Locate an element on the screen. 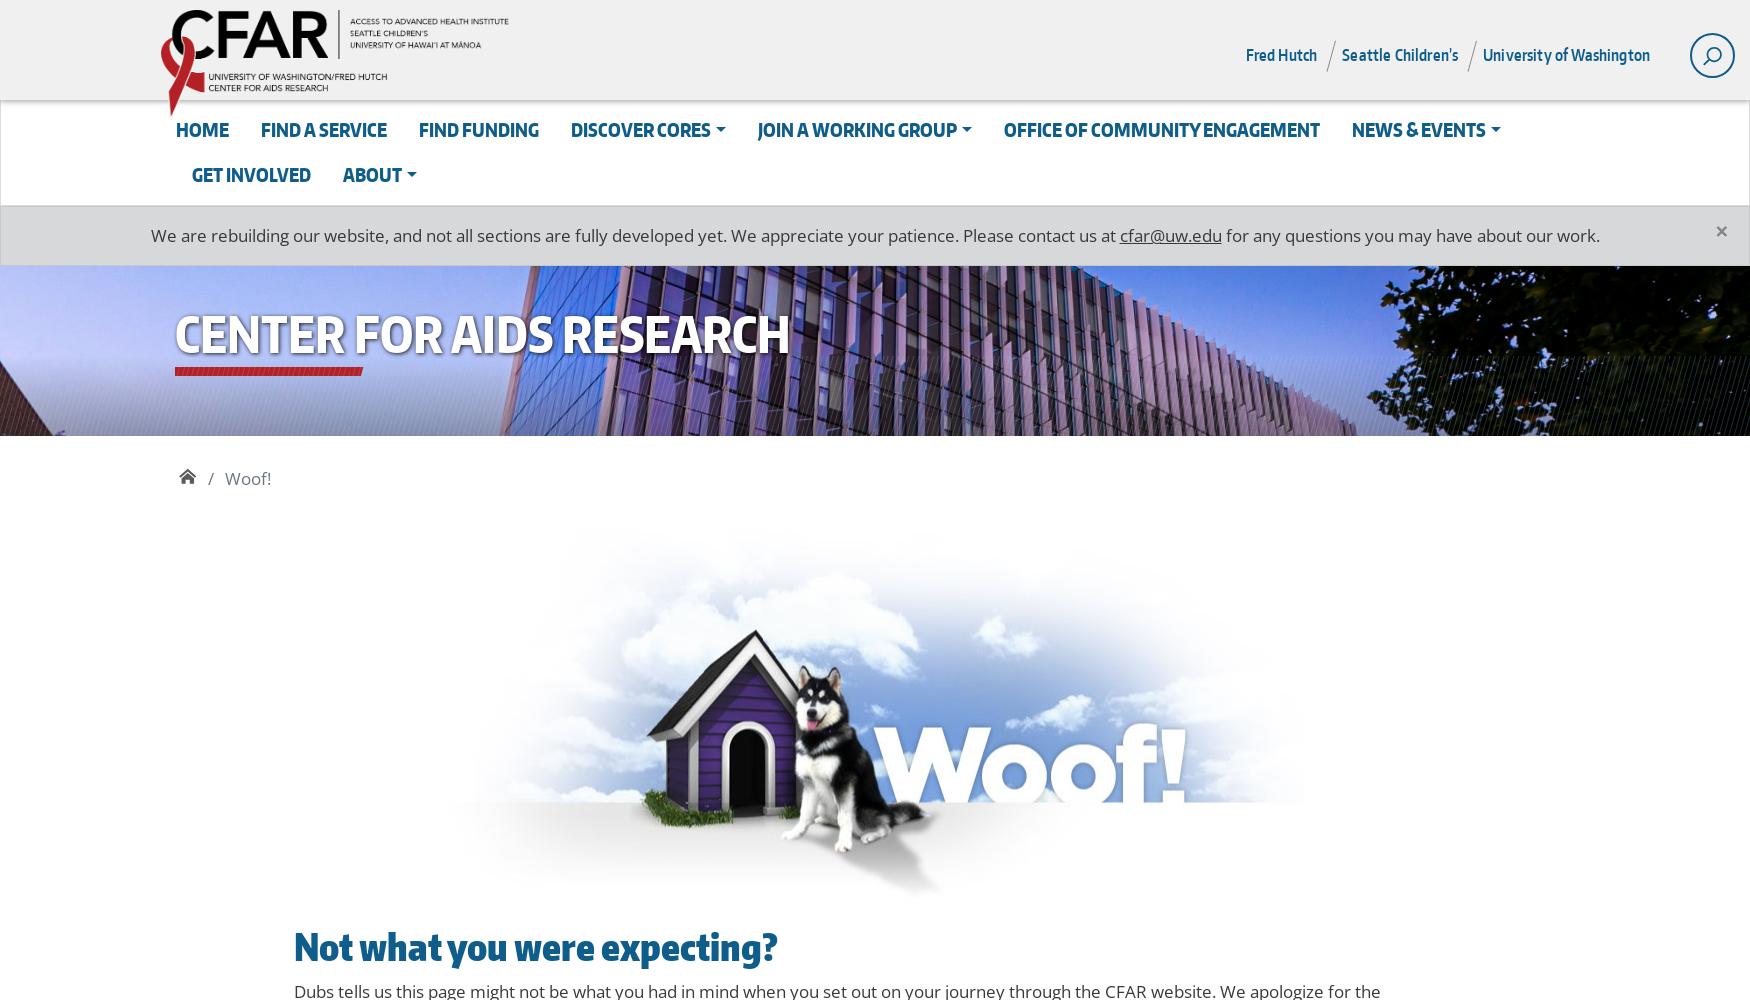 This screenshot has width=1750, height=1000. 'About' is located at coordinates (372, 173).